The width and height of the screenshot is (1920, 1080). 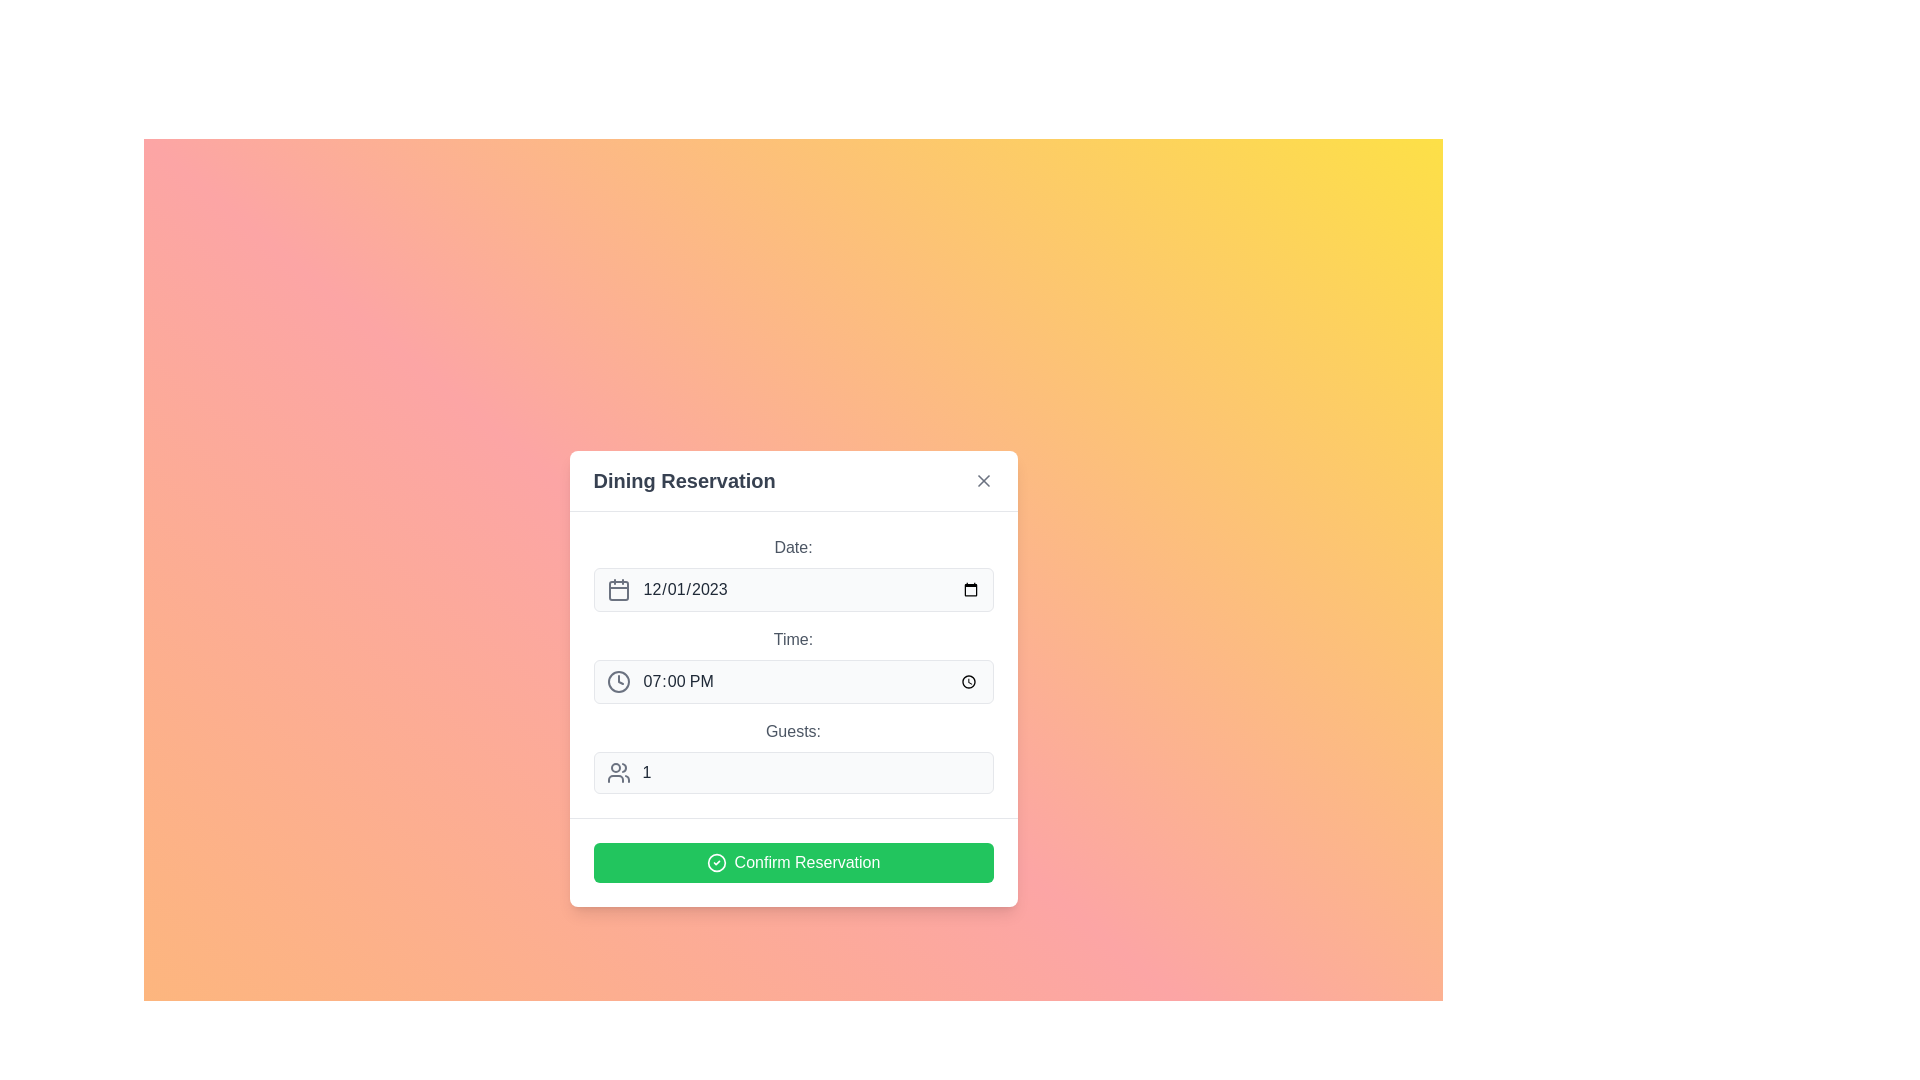 I want to click on the Date picker input field for selecting a reservation date, so click(x=792, y=574).